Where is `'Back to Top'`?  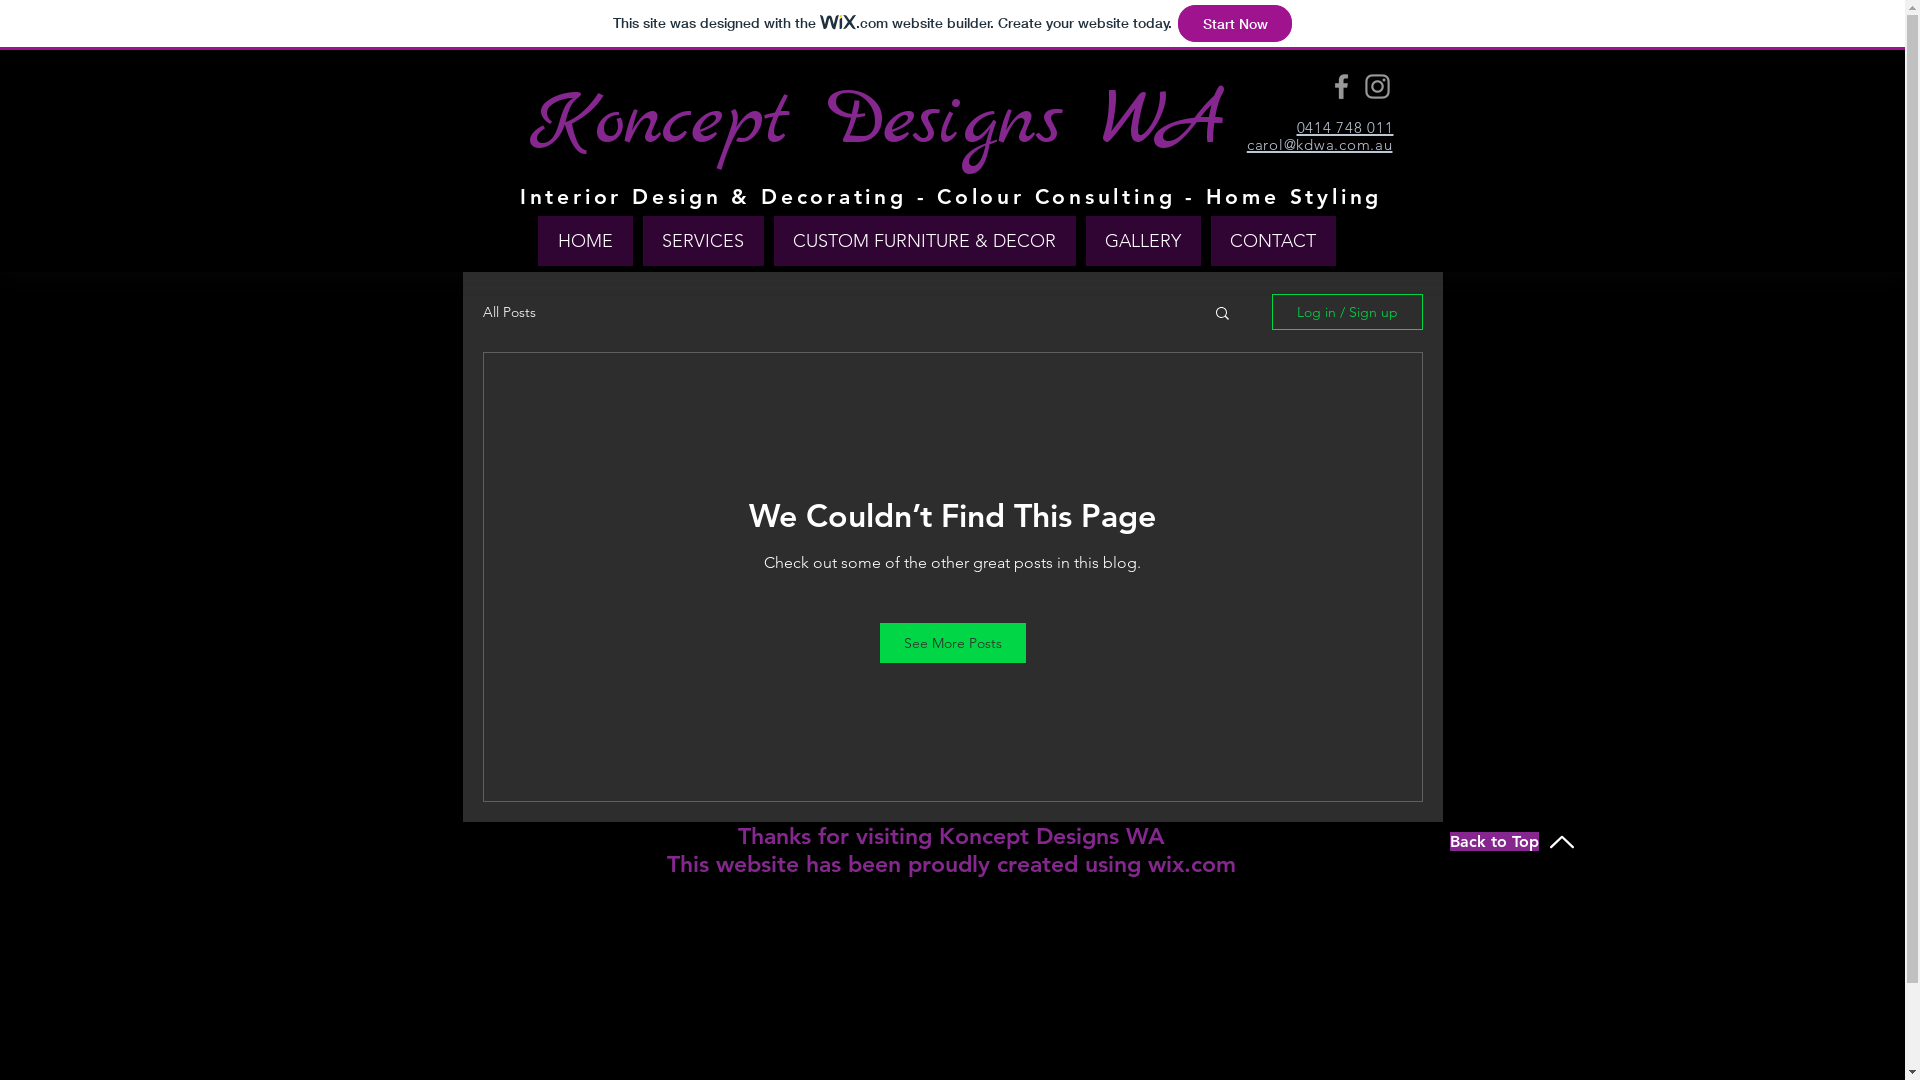
'Back to Top' is located at coordinates (1512, 841).